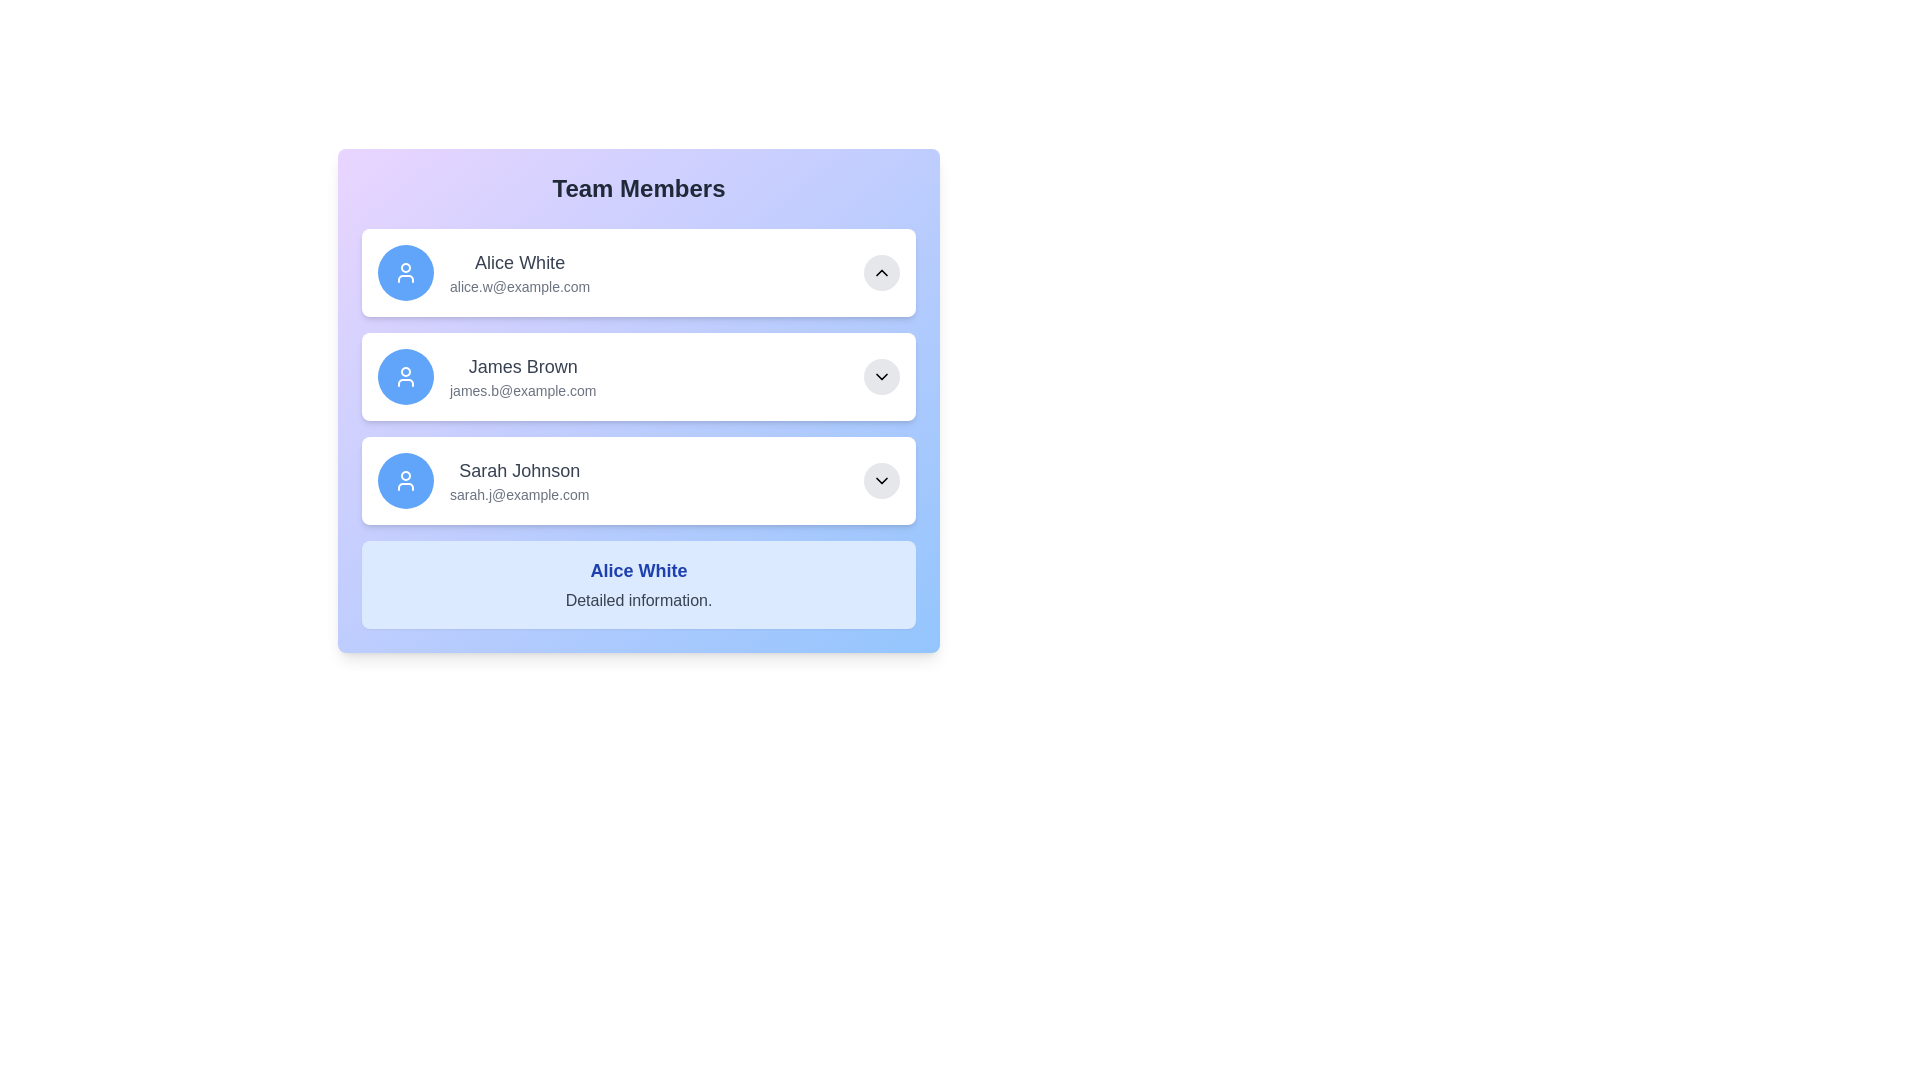 The height and width of the screenshot is (1080, 1920). I want to click on the upward-pointing chevron icon button located in the 'Team Members' panel next to 'Alice White', so click(881, 273).